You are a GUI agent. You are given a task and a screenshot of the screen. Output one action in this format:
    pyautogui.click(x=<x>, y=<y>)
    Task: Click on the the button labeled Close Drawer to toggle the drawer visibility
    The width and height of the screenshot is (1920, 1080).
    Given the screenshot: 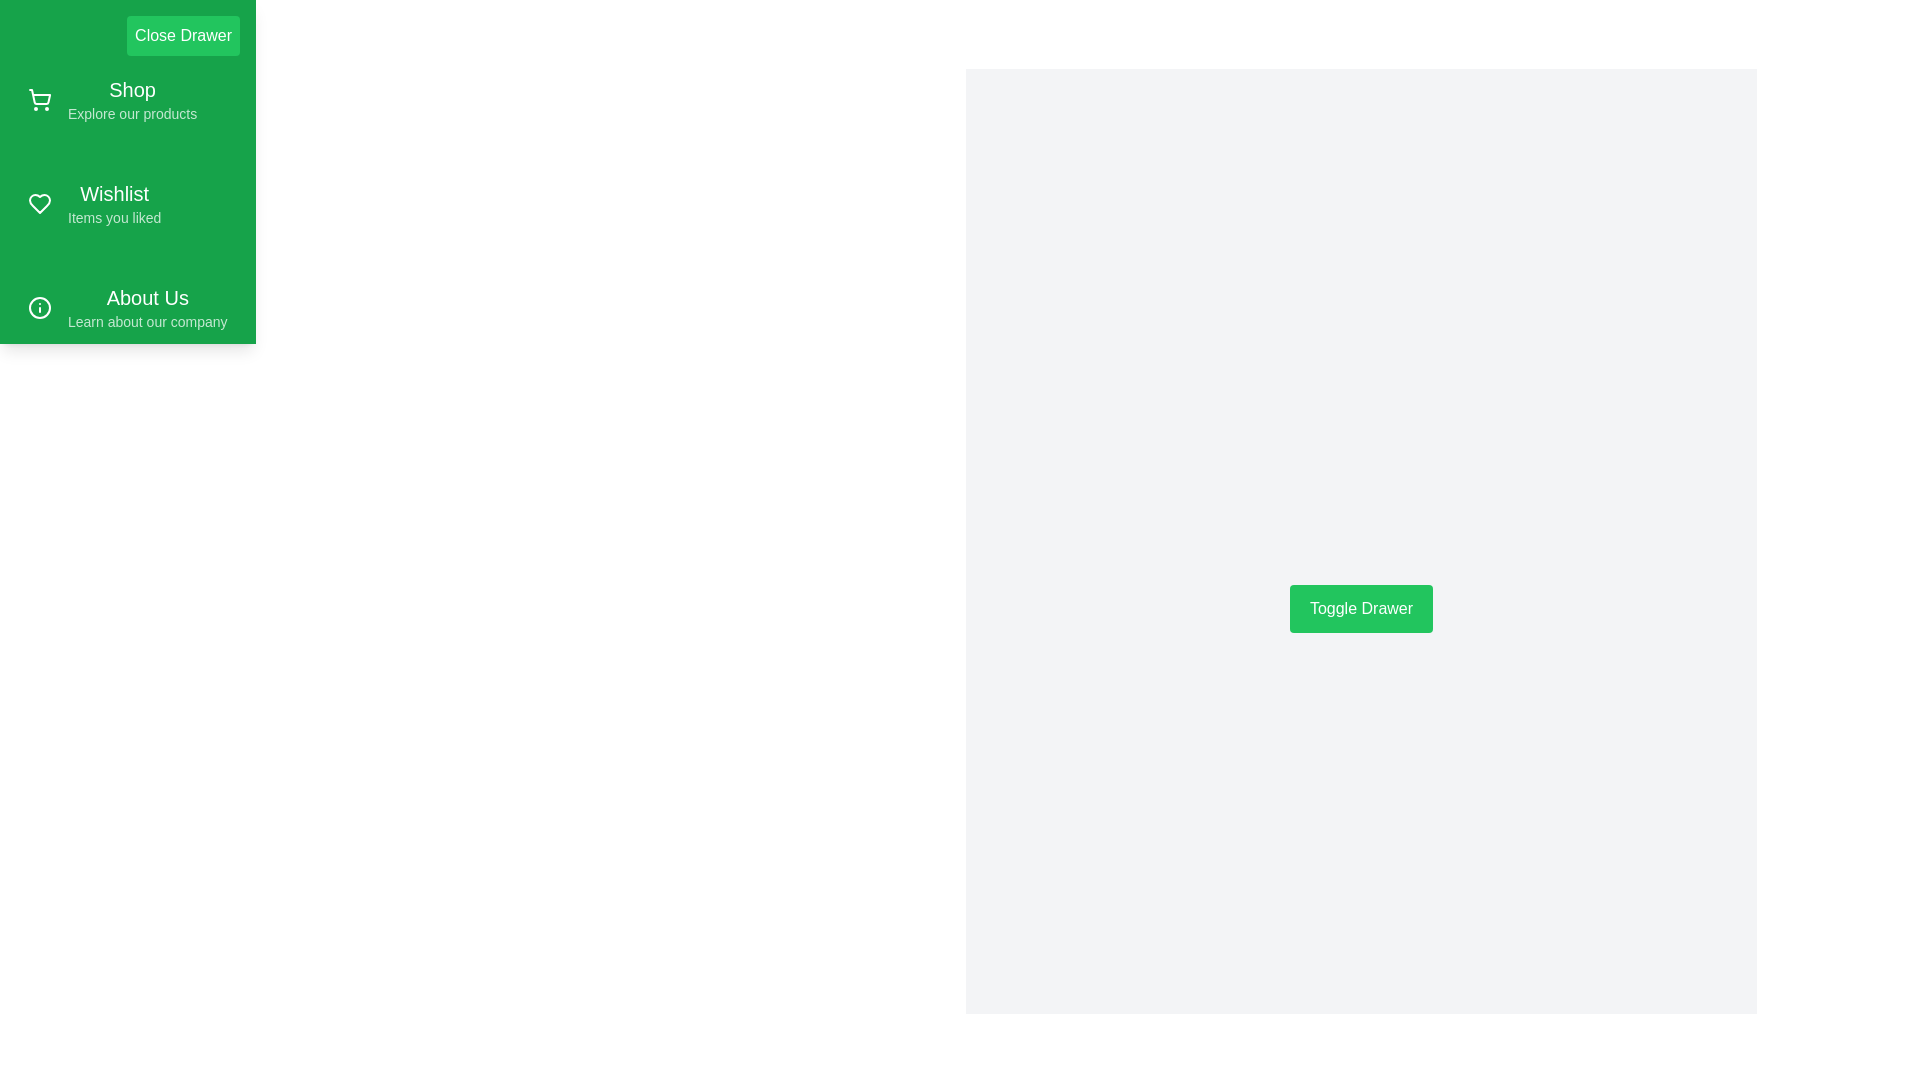 What is the action you would take?
    pyautogui.click(x=183, y=35)
    